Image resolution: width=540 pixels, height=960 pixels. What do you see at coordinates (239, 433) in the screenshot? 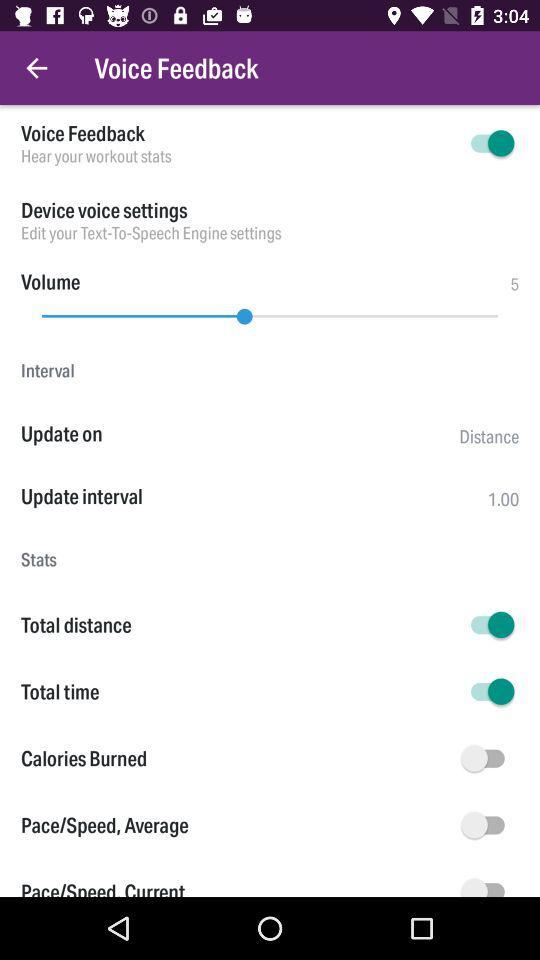
I see `the icon to the left of distance item` at bounding box center [239, 433].